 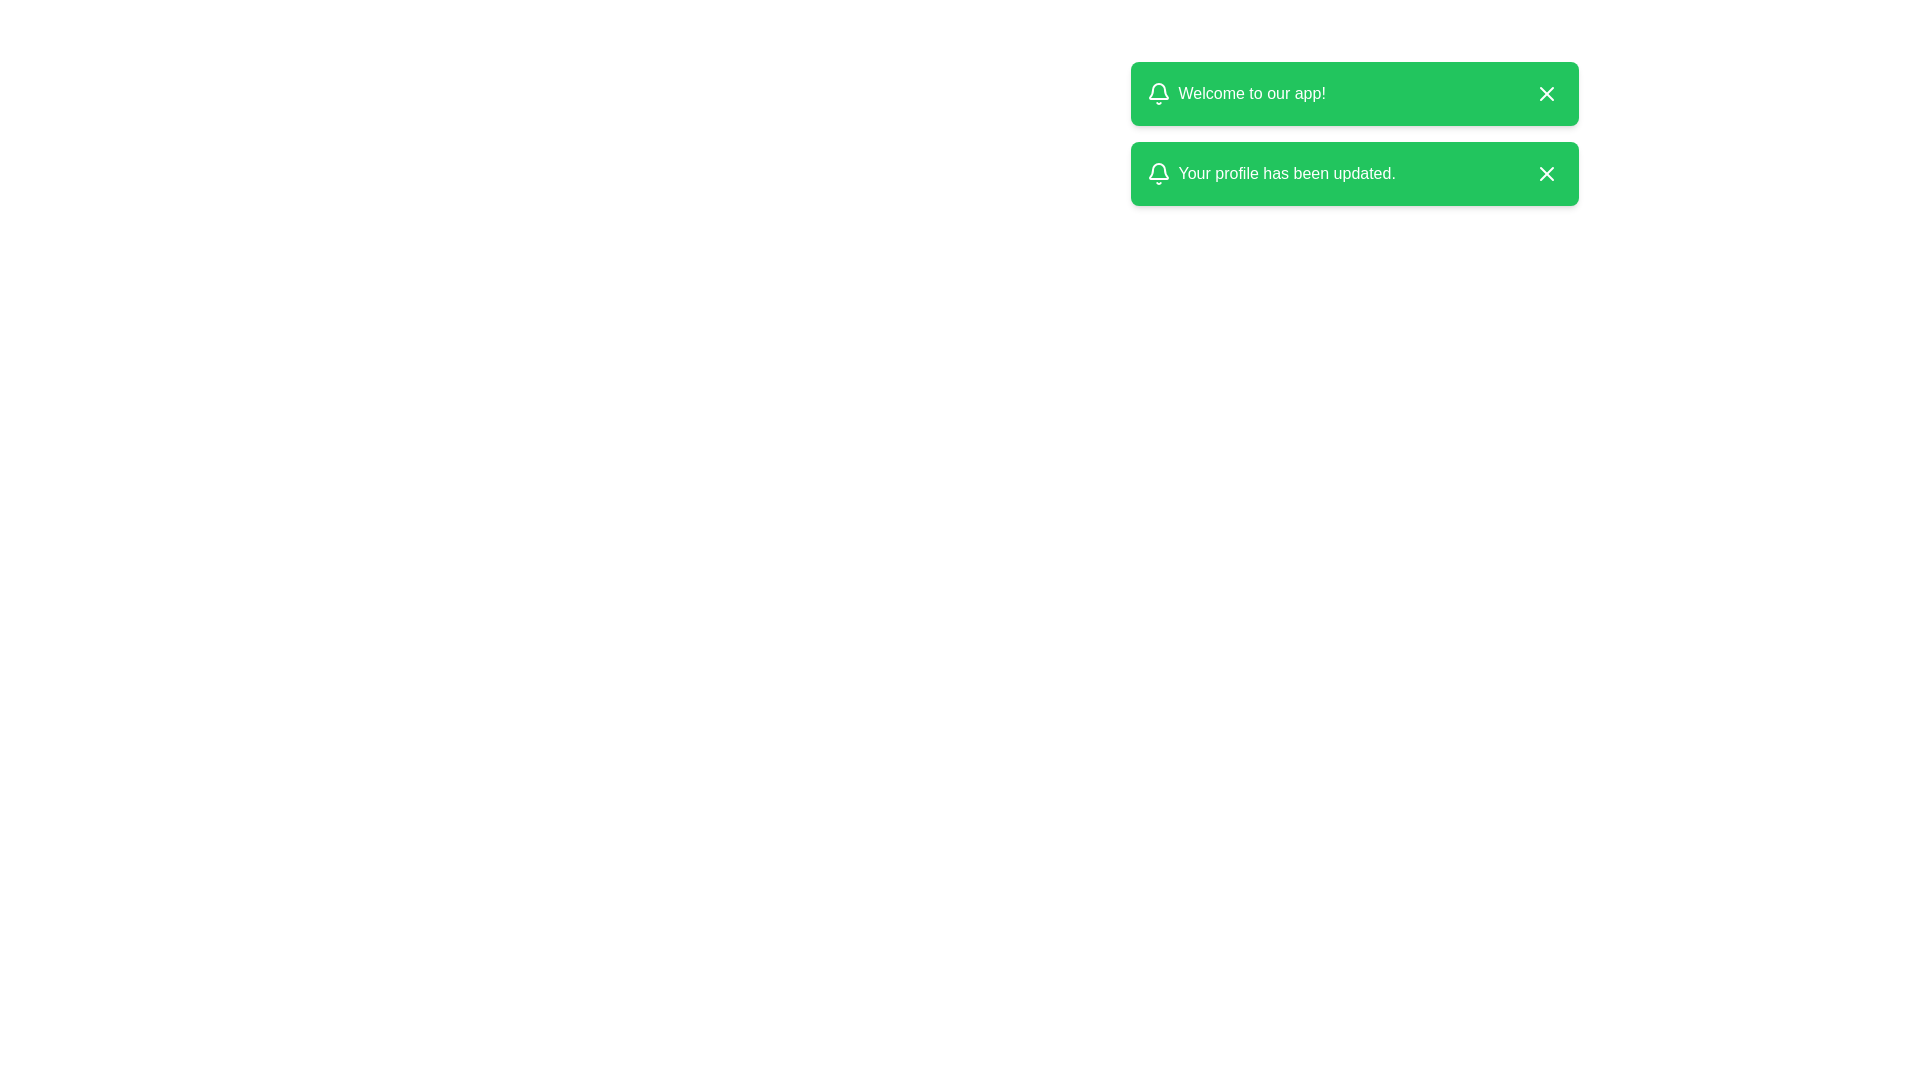 What do you see at coordinates (1545, 172) in the screenshot?
I see `the Close Button (Icon) located at the top right corner of the second green notification bar, which is positioned to the right of the message 'Your profile has been updated.'` at bounding box center [1545, 172].